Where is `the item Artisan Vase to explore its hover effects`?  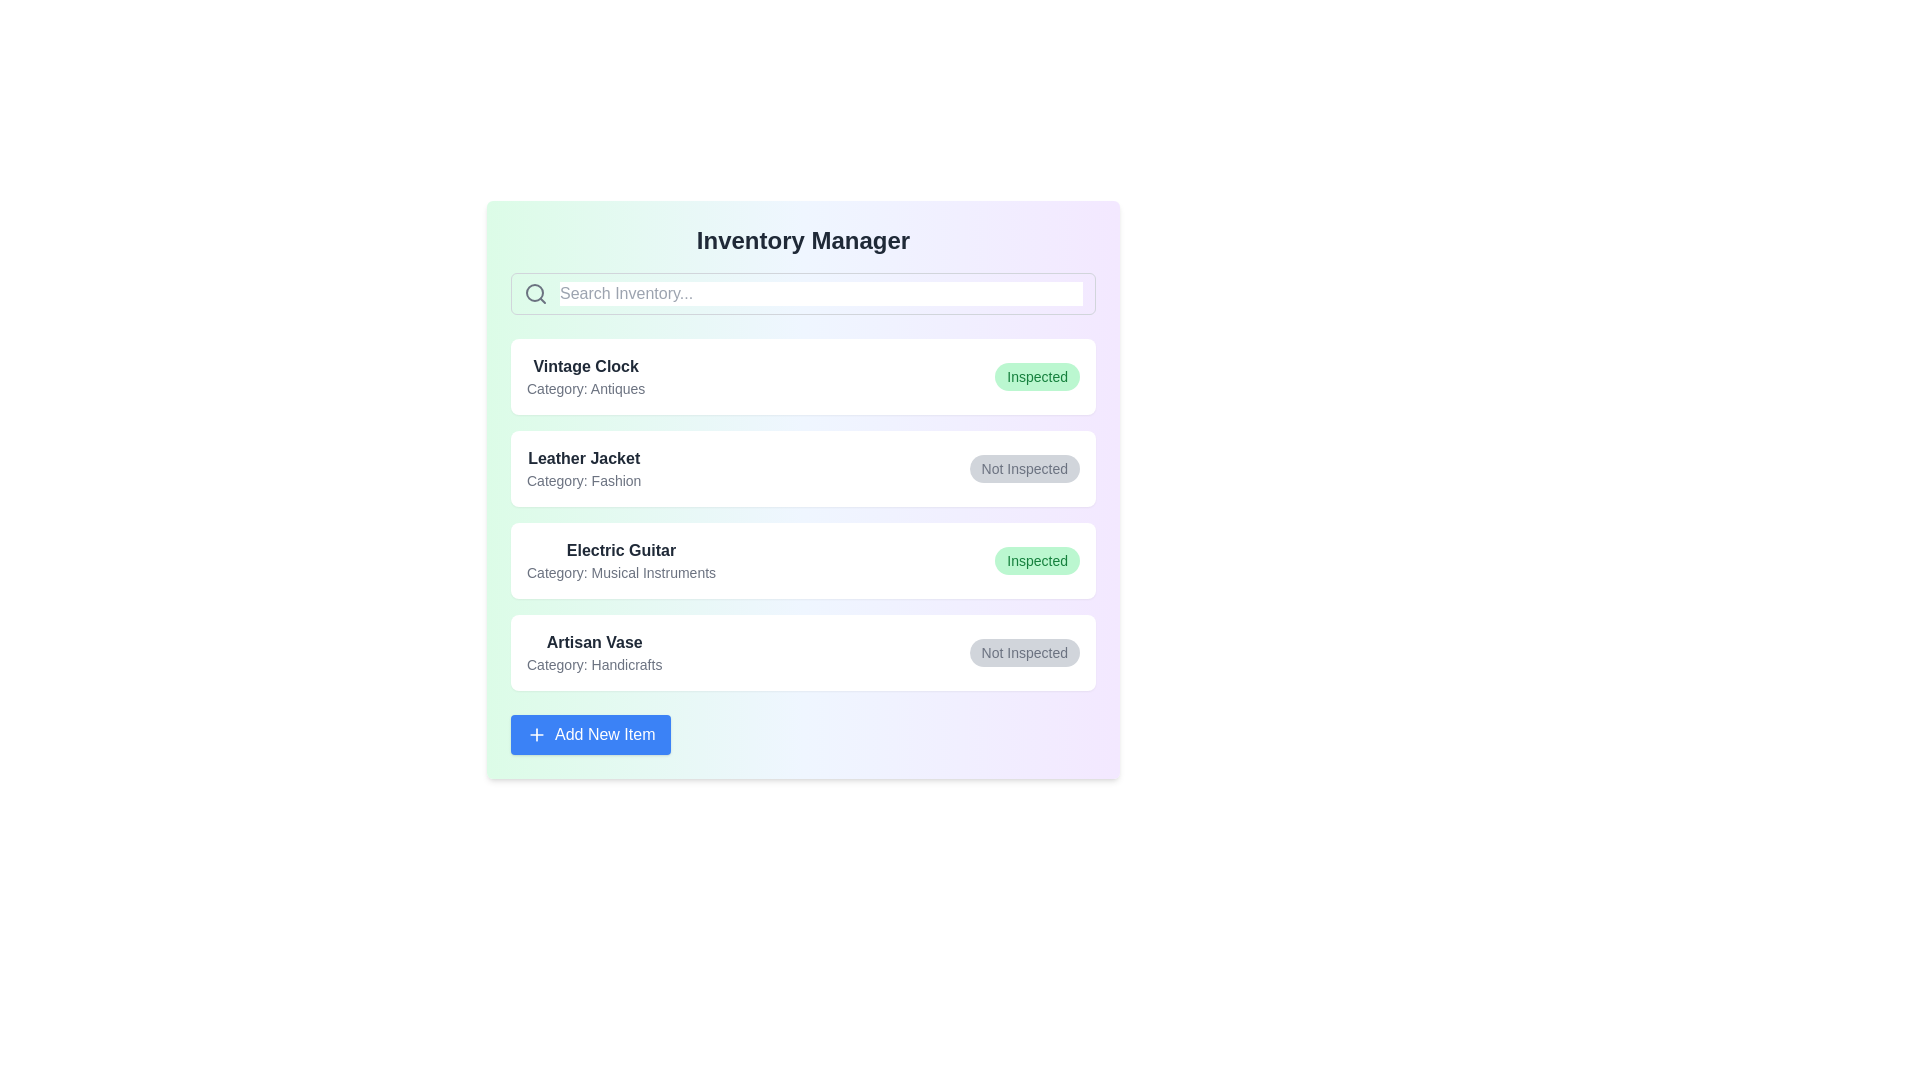 the item Artisan Vase to explore its hover effects is located at coordinates (803, 652).